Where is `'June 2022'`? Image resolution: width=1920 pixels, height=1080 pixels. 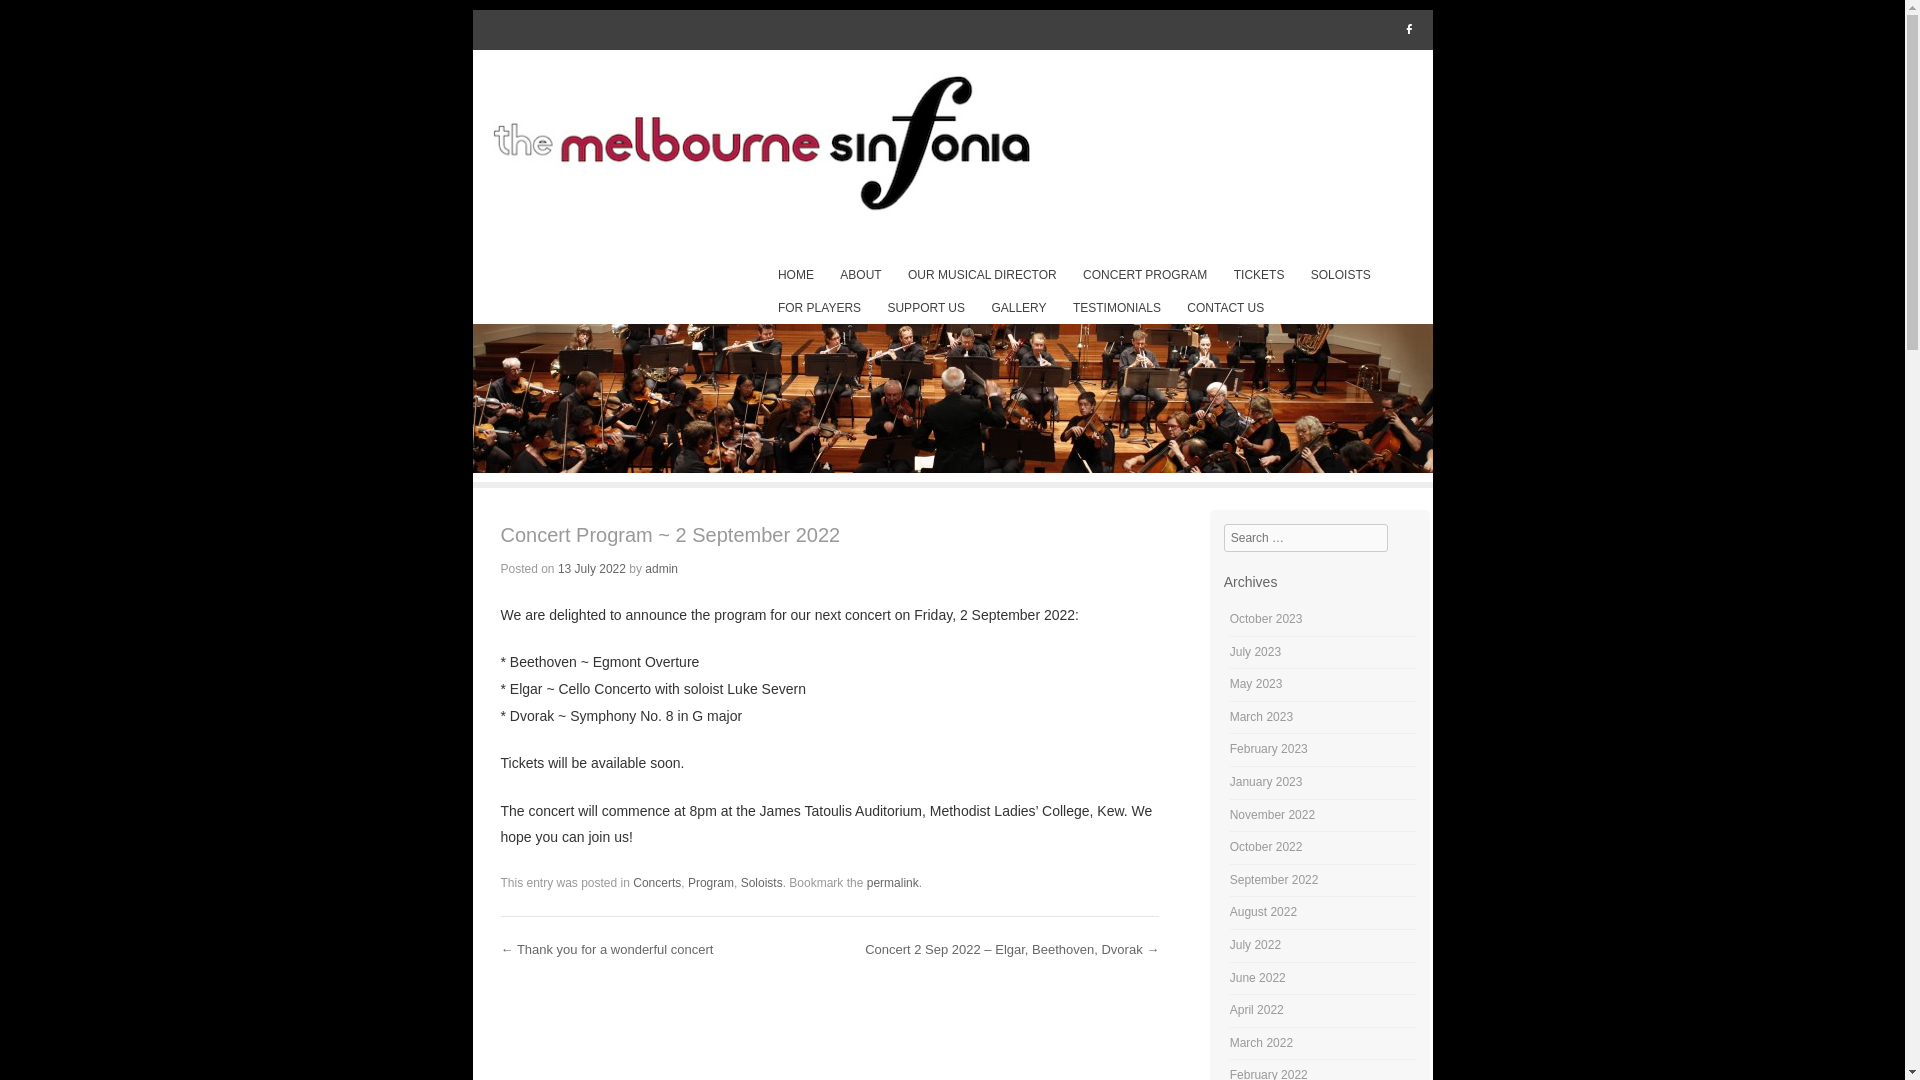 'June 2022' is located at coordinates (1228, 977).